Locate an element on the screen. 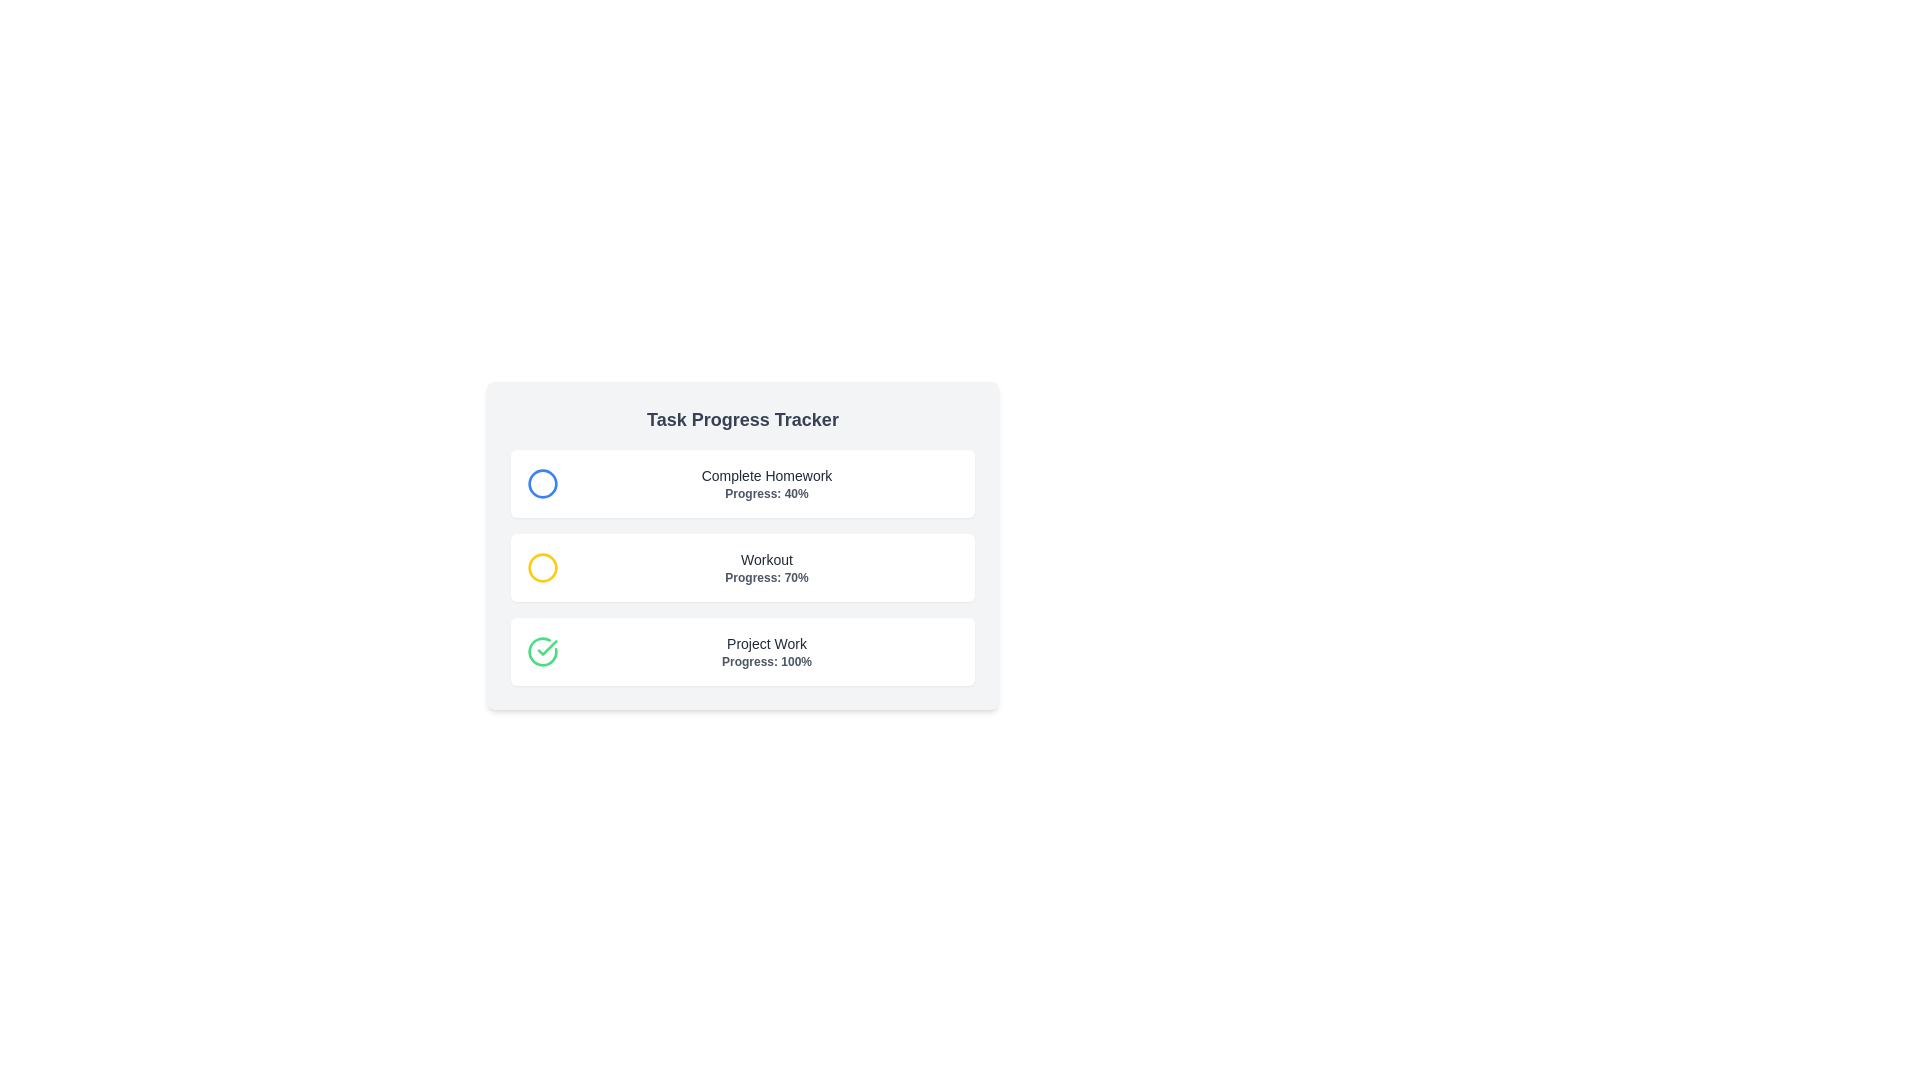  the decorative graphical element of the 'Project Work' task icon, which is a circular segment indicating task completion is located at coordinates (542, 651).